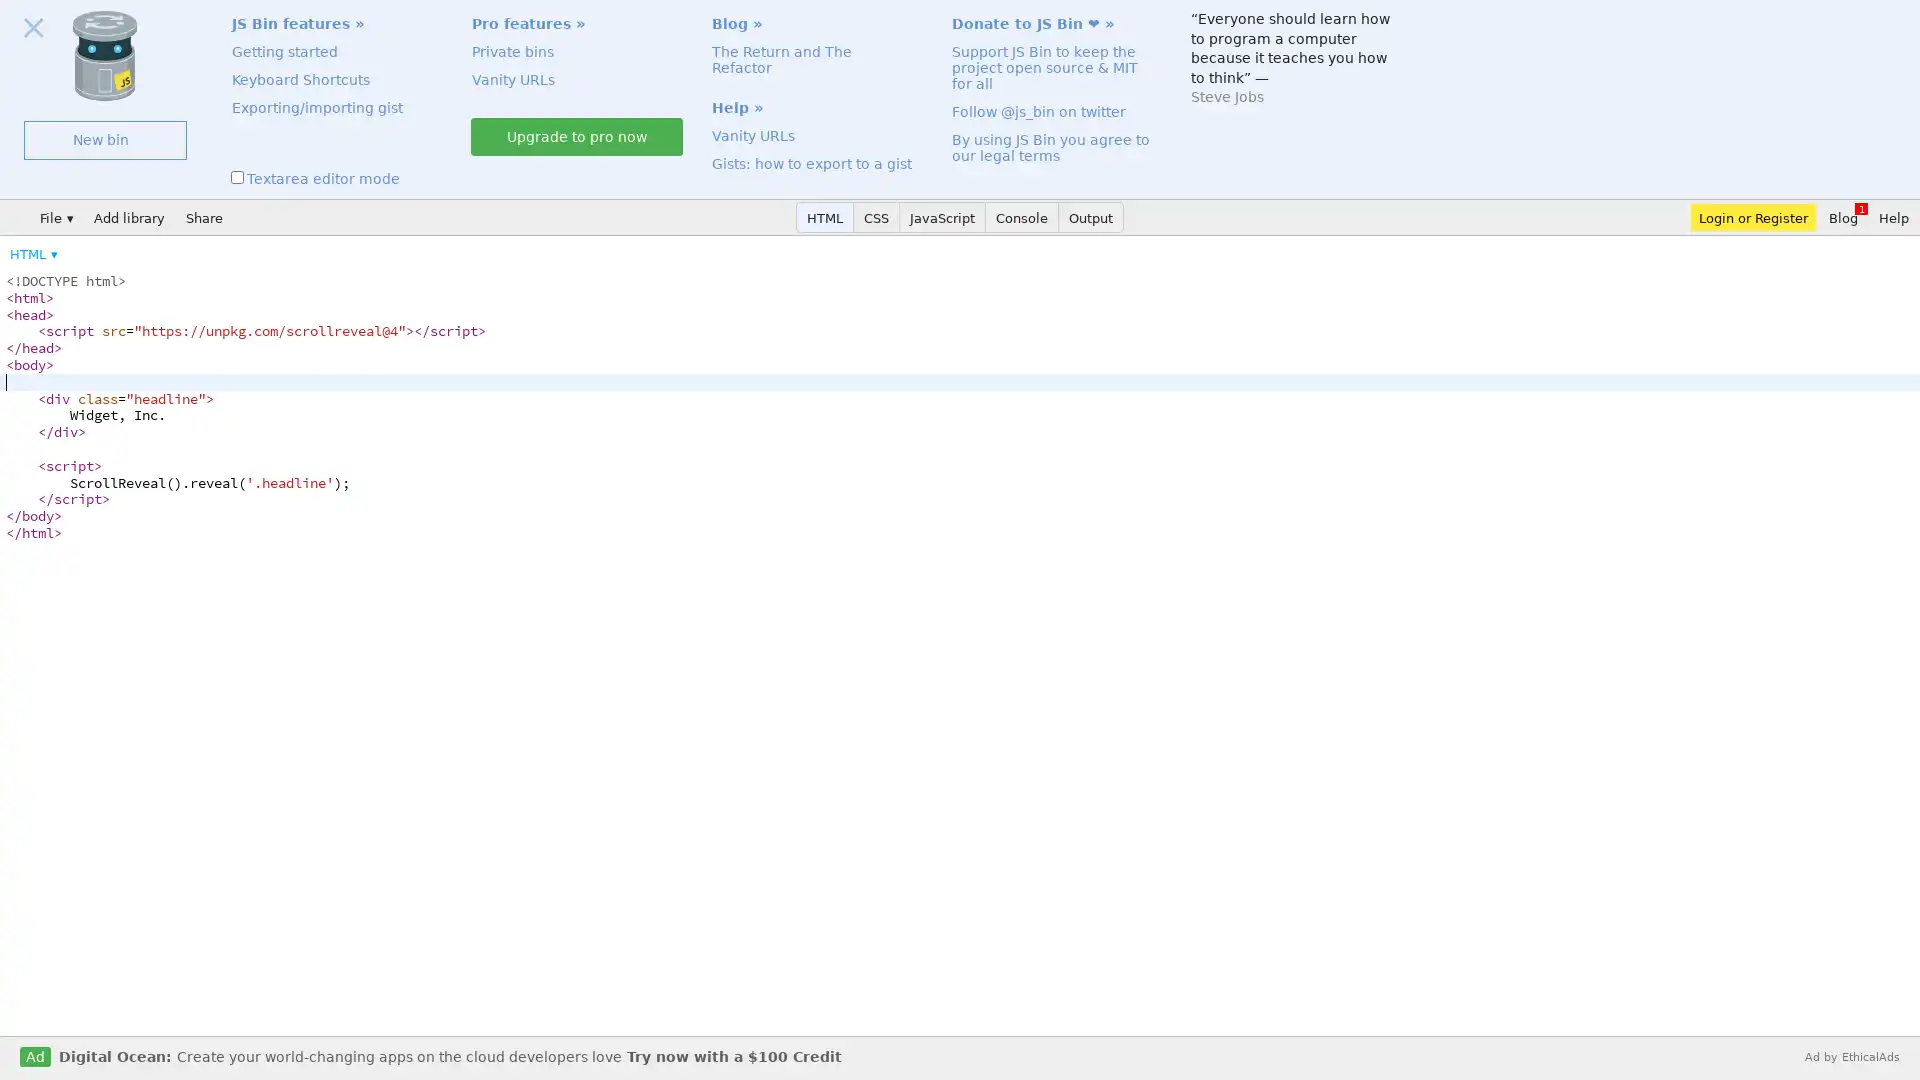 The height and width of the screenshot is (1080, 1920). I want to click on CSS Panel: Inactive, so click(877, 217).